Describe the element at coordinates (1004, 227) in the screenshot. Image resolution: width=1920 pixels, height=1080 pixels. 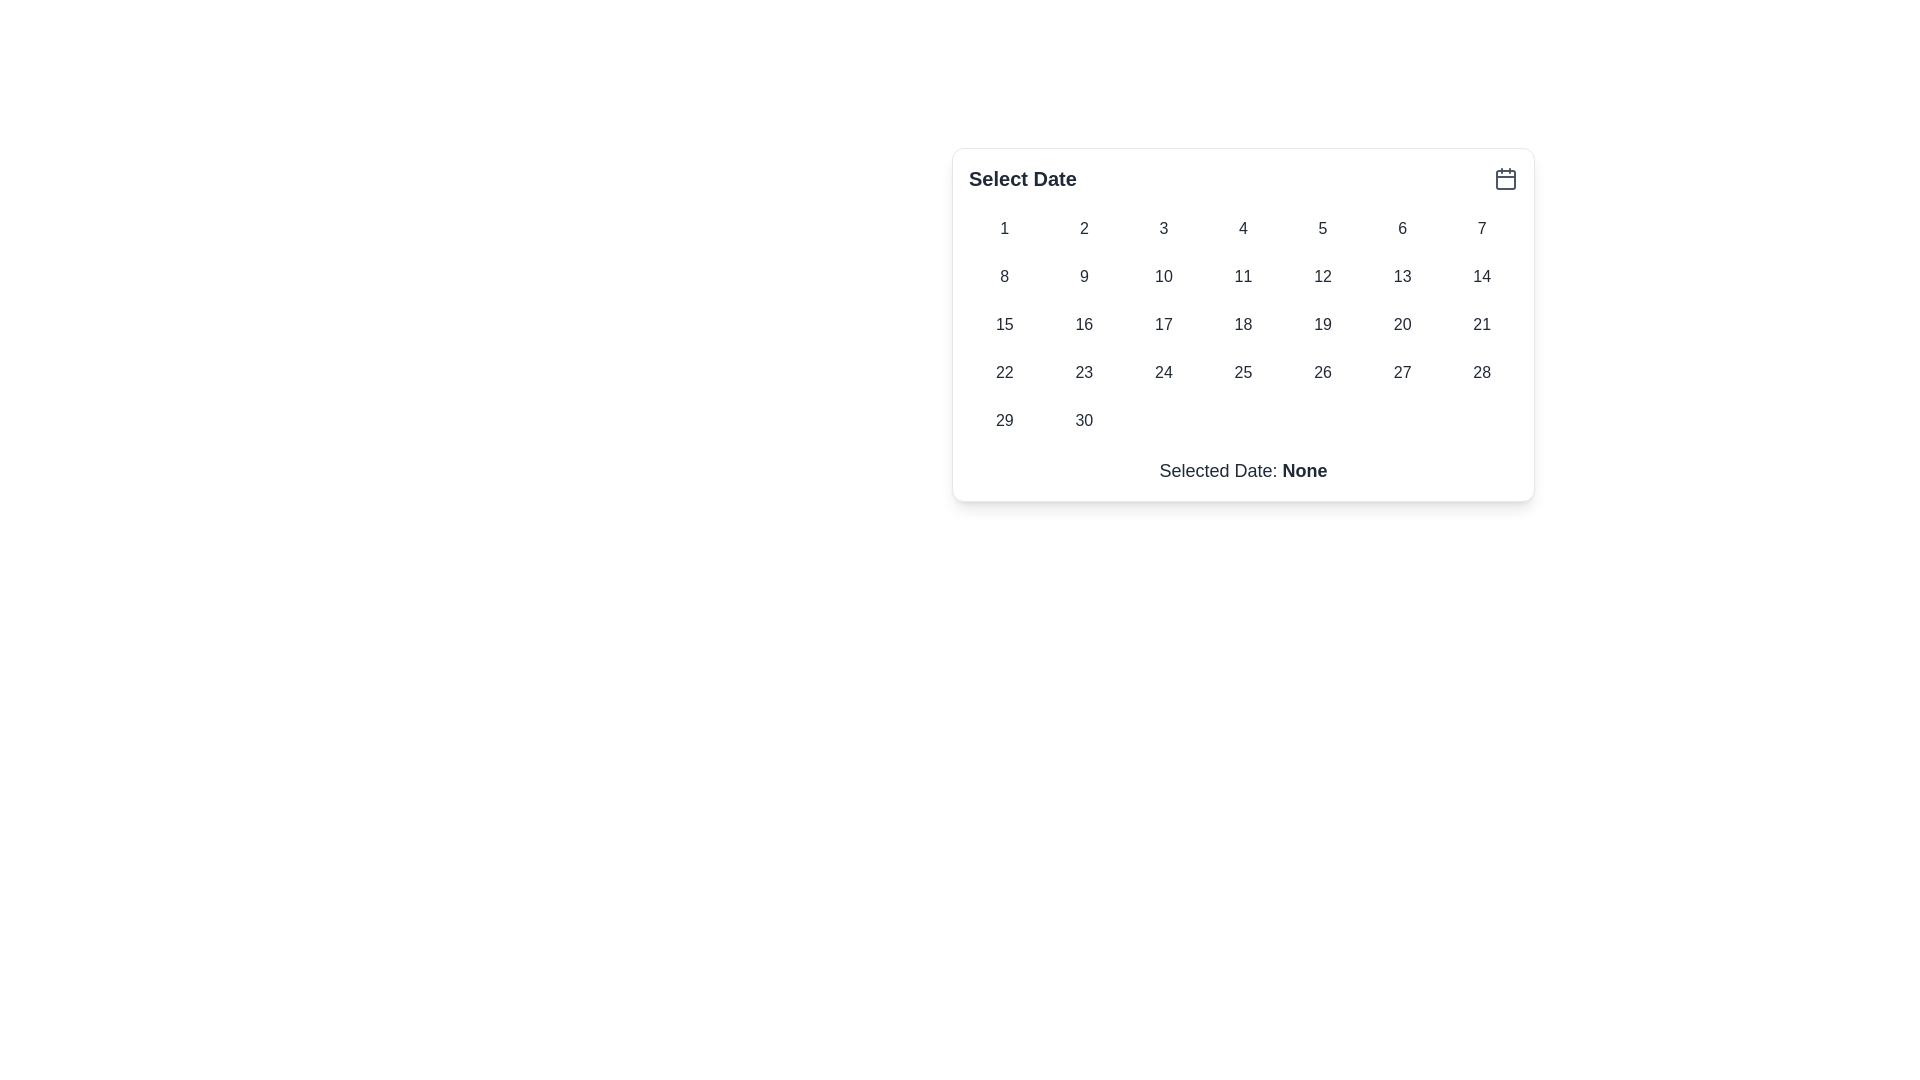
I see `the button labeled '1' in the first column of the first row of the calendar grid` at that location.